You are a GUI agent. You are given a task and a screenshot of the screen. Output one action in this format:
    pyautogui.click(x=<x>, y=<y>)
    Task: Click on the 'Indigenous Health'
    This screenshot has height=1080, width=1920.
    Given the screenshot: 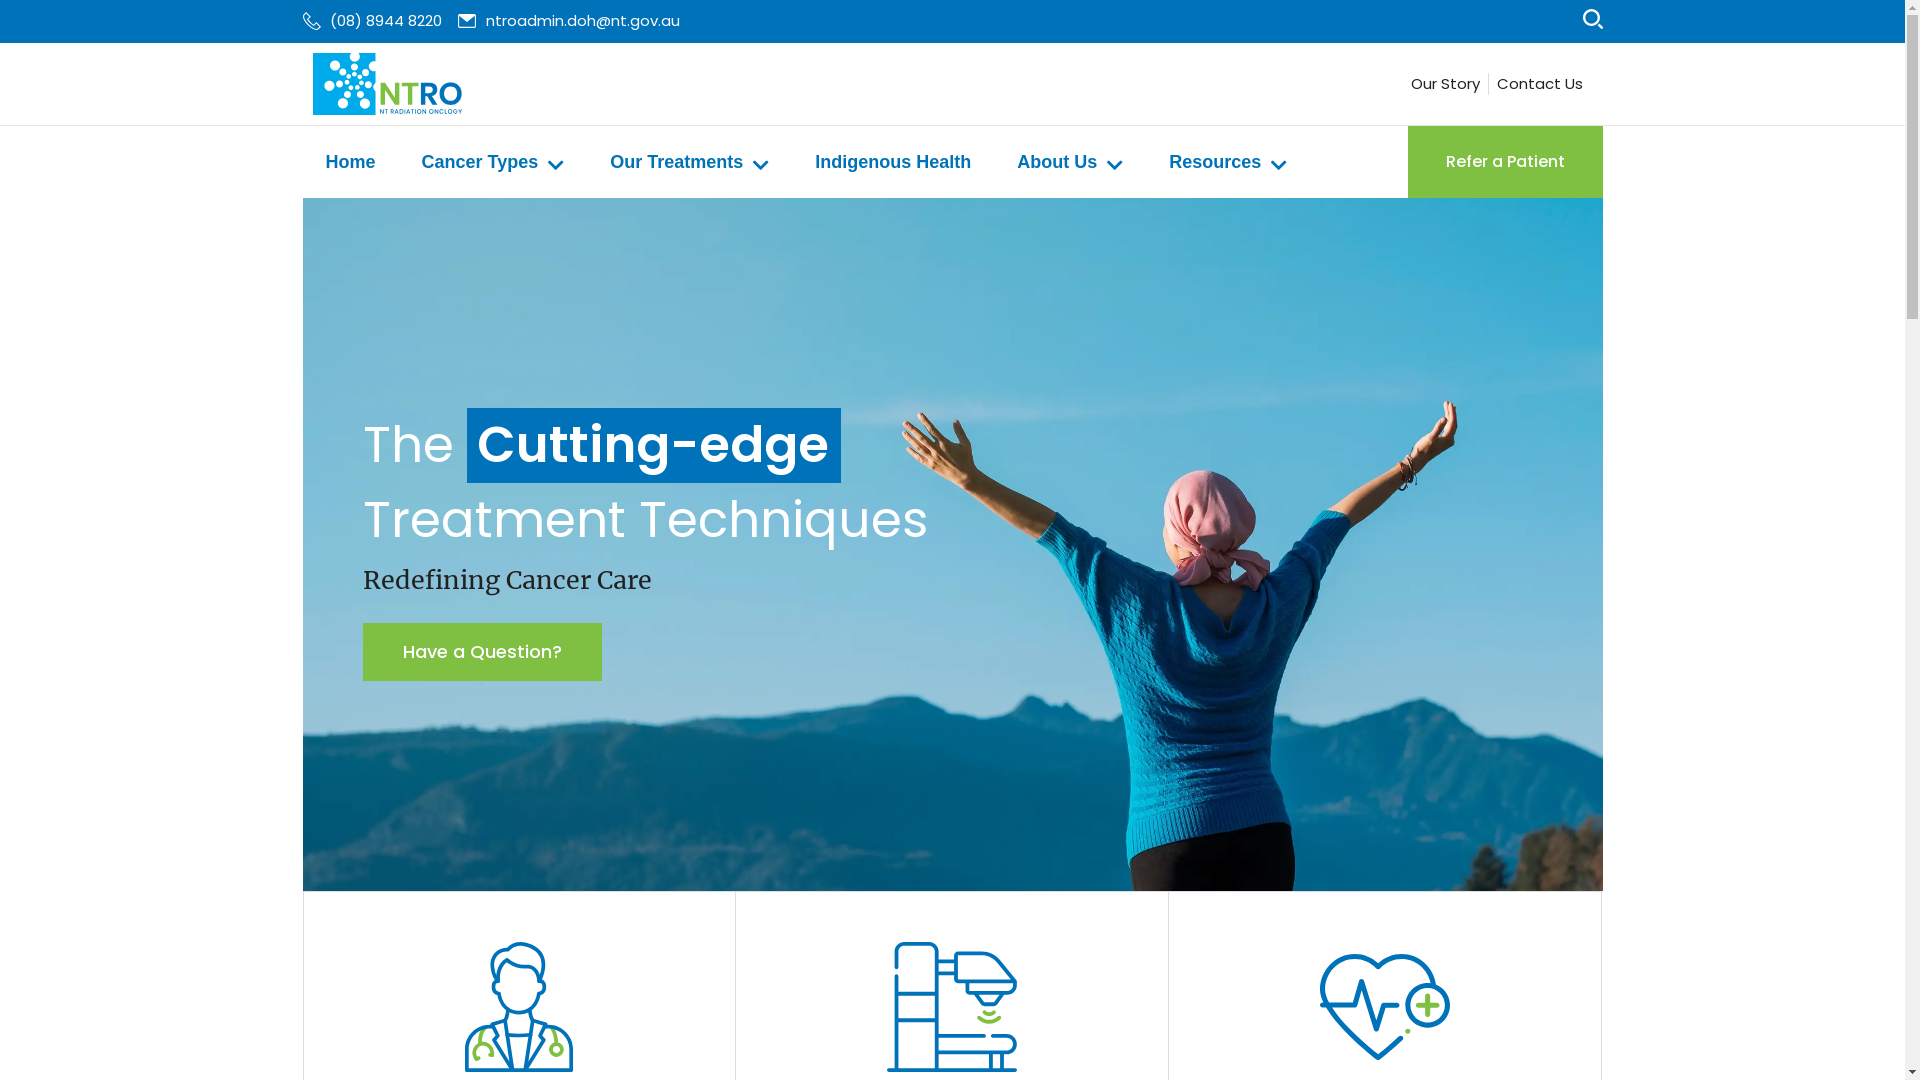 What is the action you would take?
    pyautogui.click(x=891, y=161)
    